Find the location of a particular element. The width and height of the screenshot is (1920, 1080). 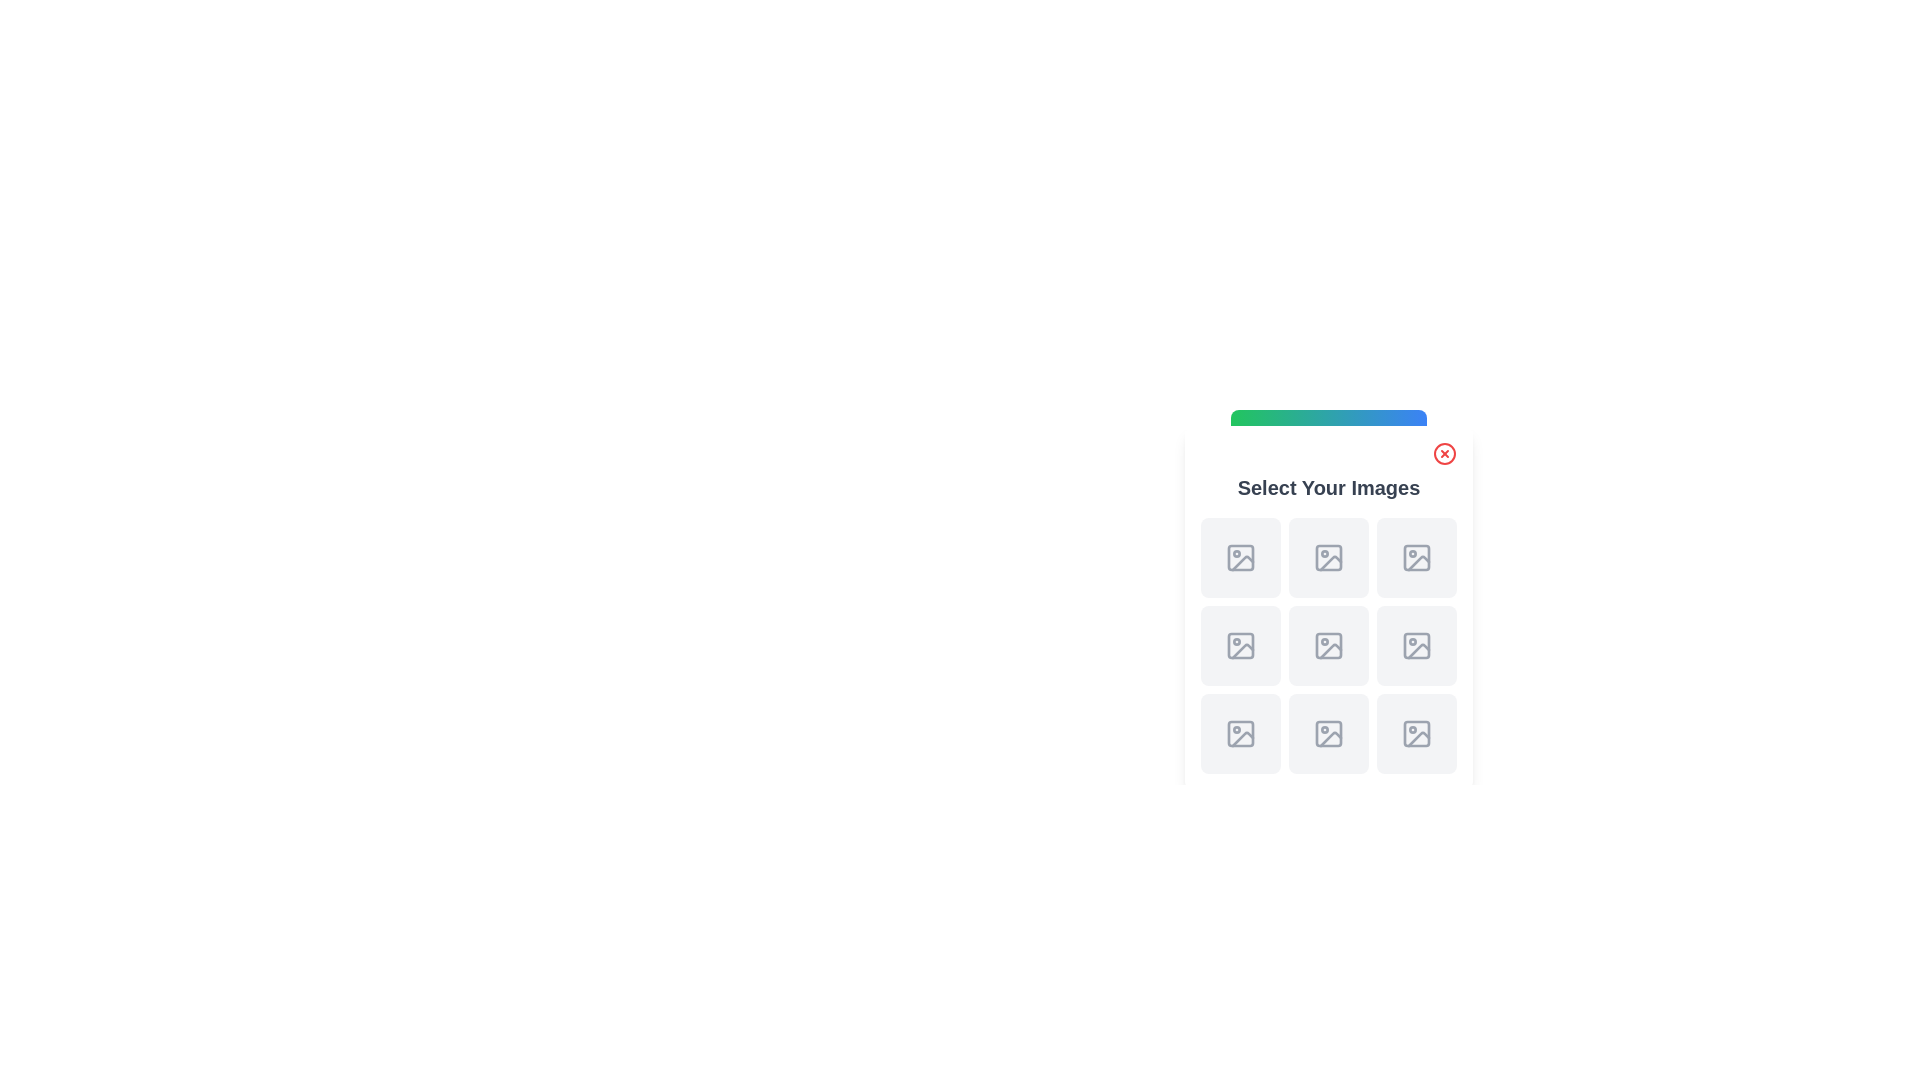

the icon component represented by an SVG rectangle located at the bottom-right corner of the third row in a 3x3 grid layout is located at coordinates (1329, 733).